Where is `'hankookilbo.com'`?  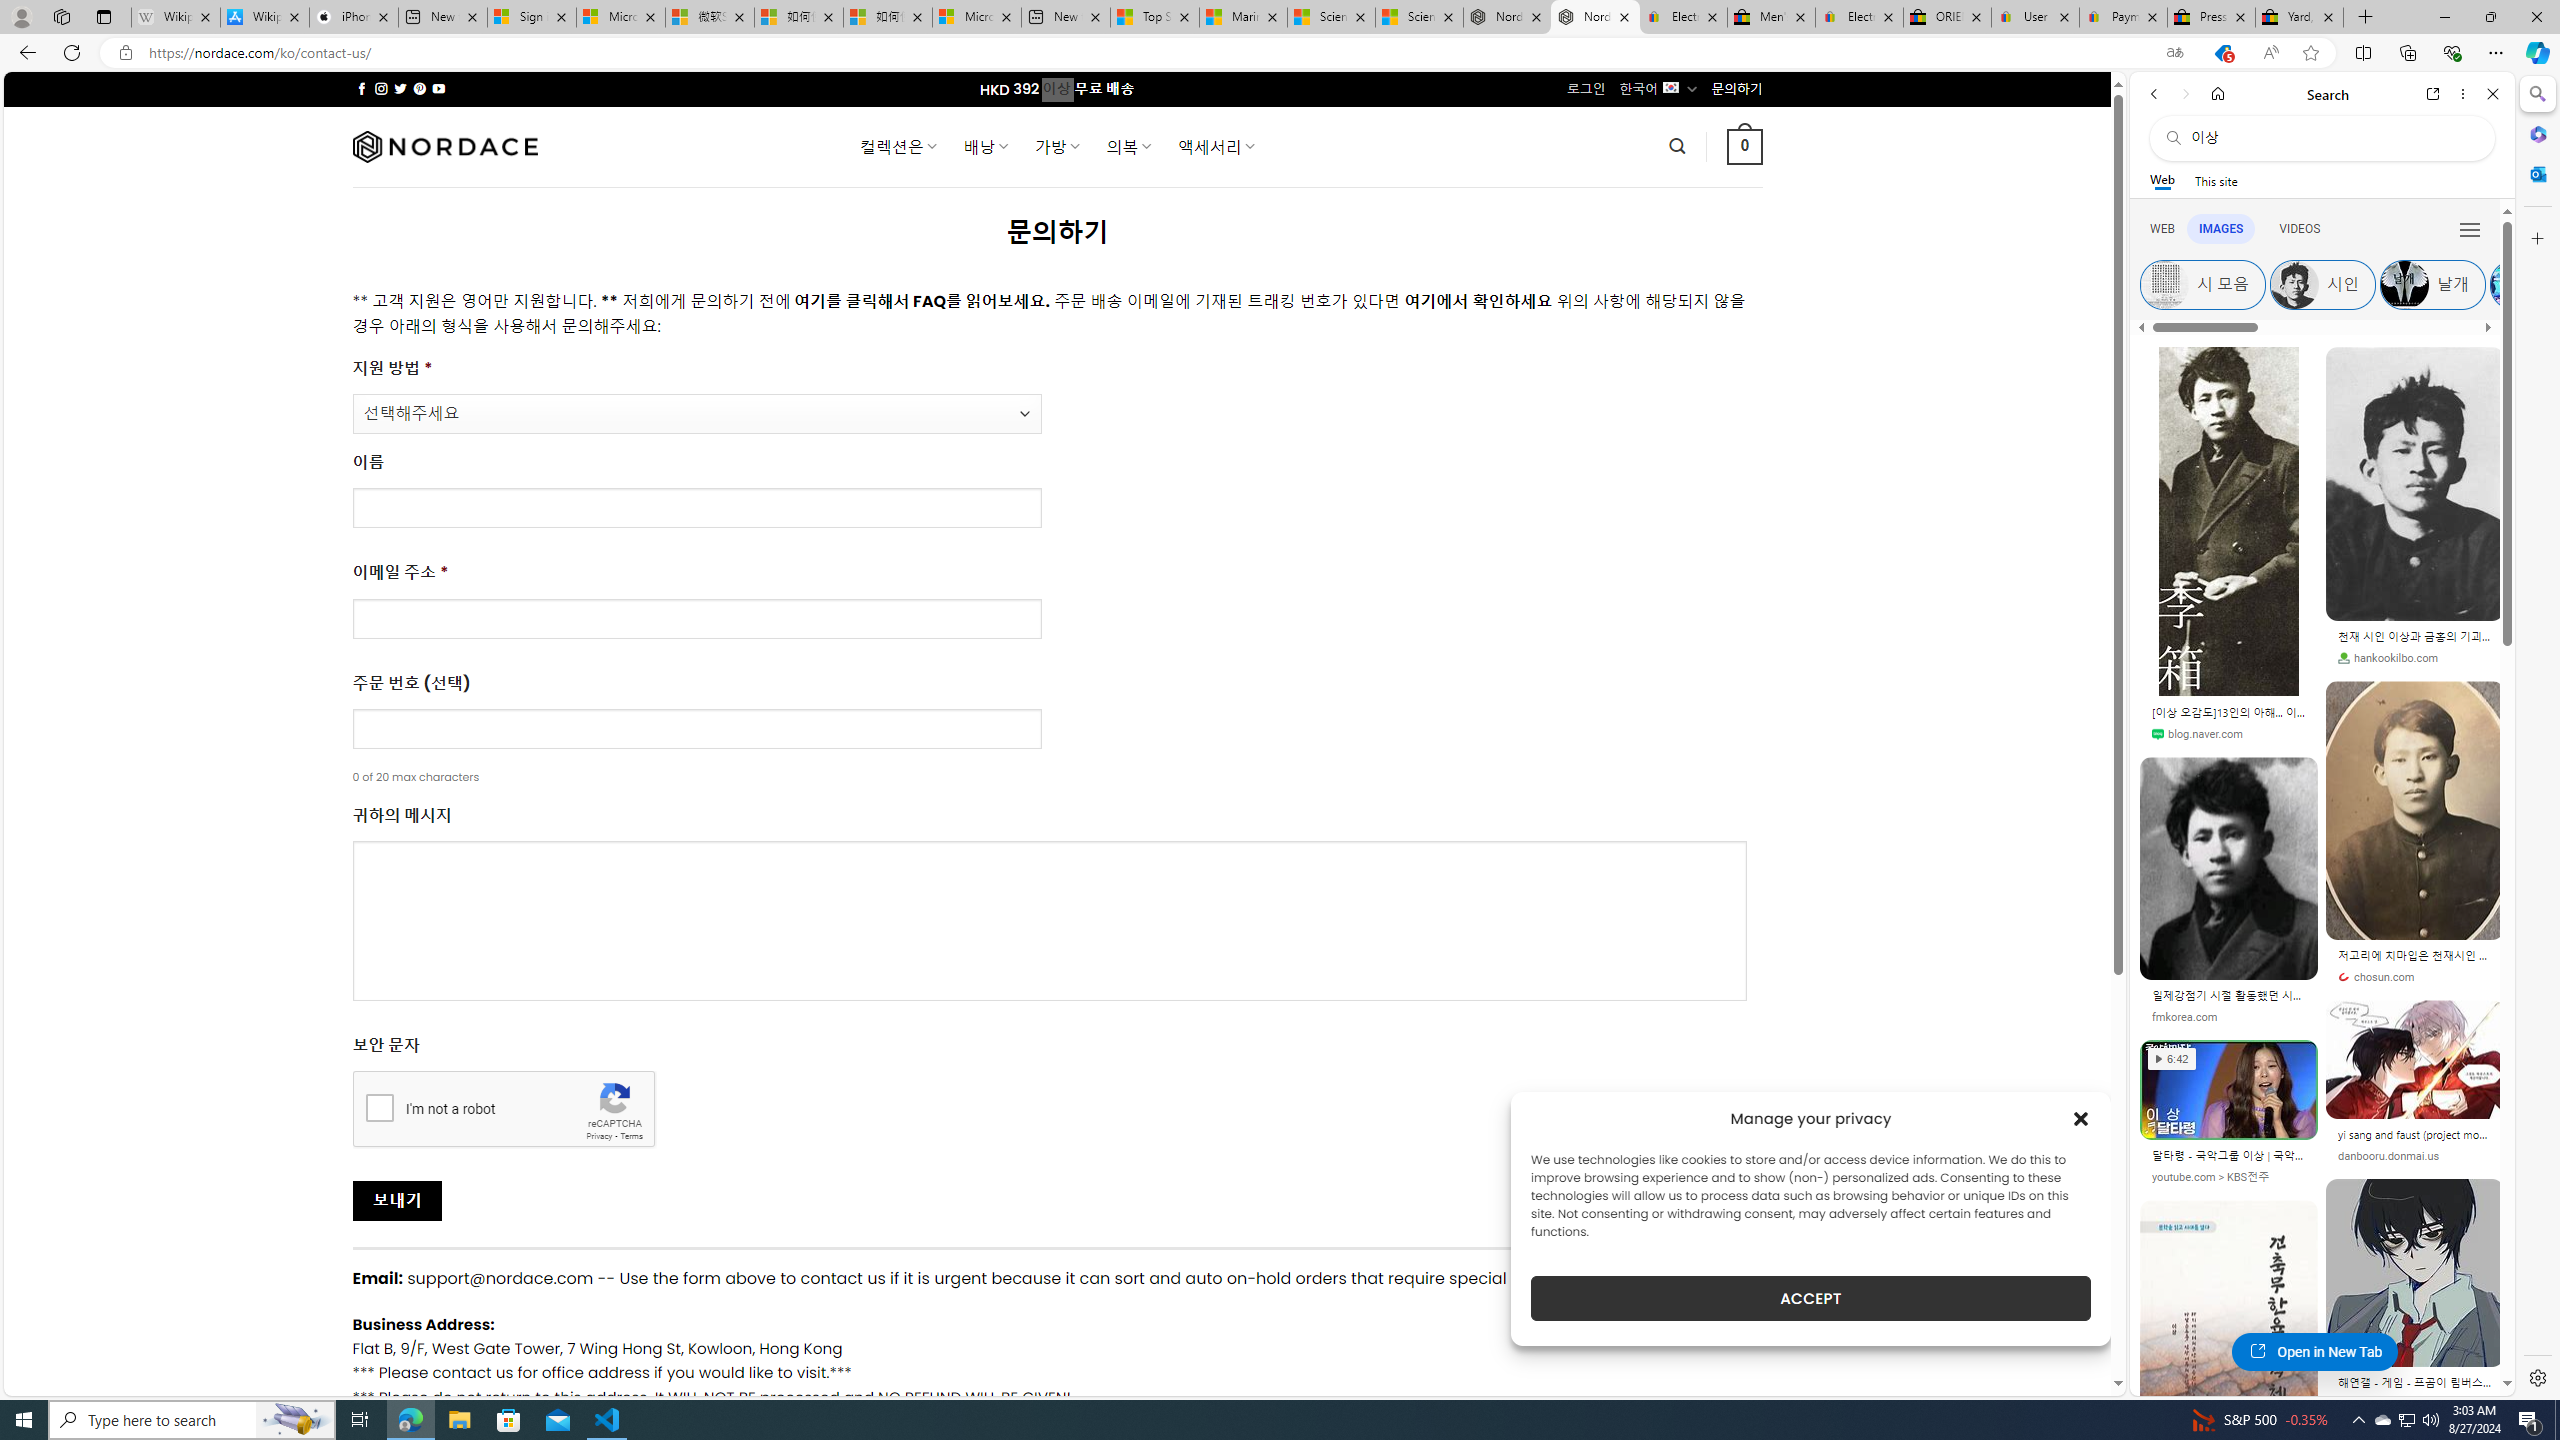
'hankookilbo.com' is located at coordinates (2413, 658).